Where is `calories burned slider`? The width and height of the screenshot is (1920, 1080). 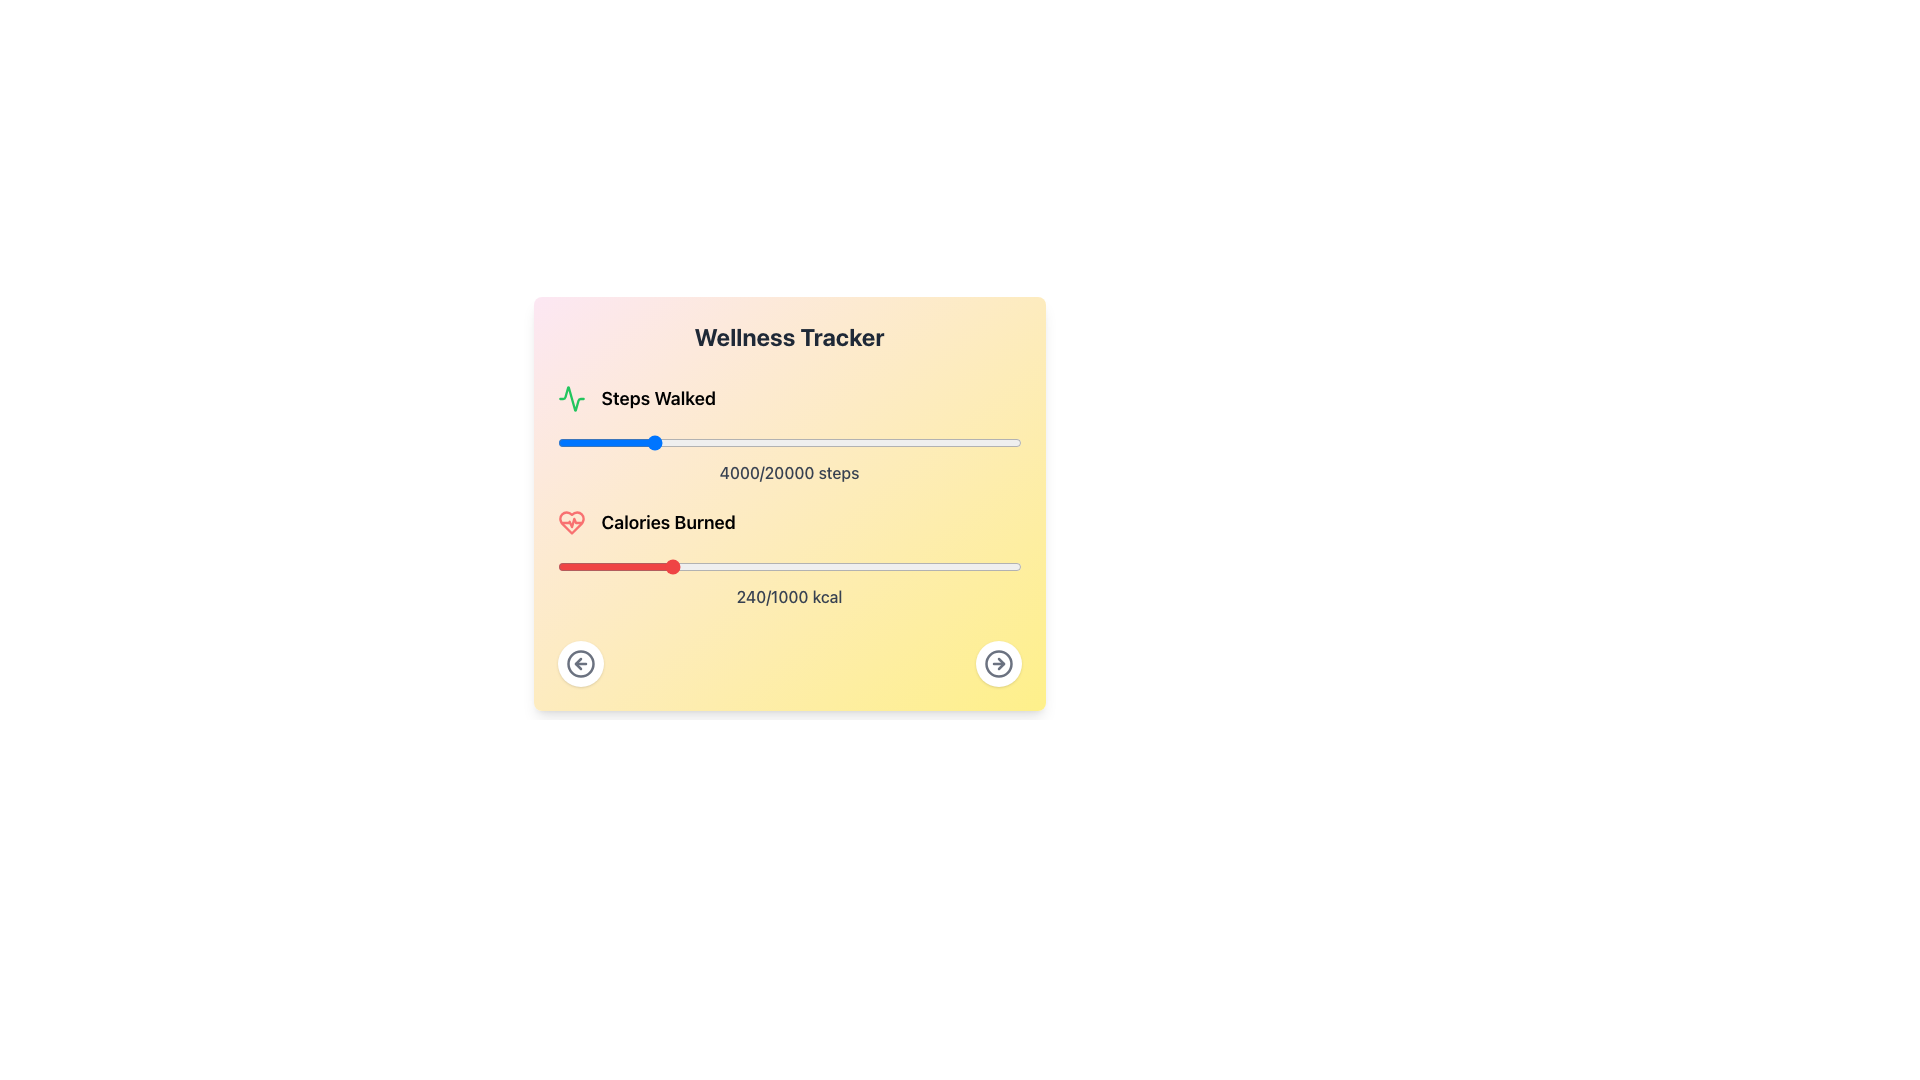
calories burned slider is located at coordinates (632, 567).